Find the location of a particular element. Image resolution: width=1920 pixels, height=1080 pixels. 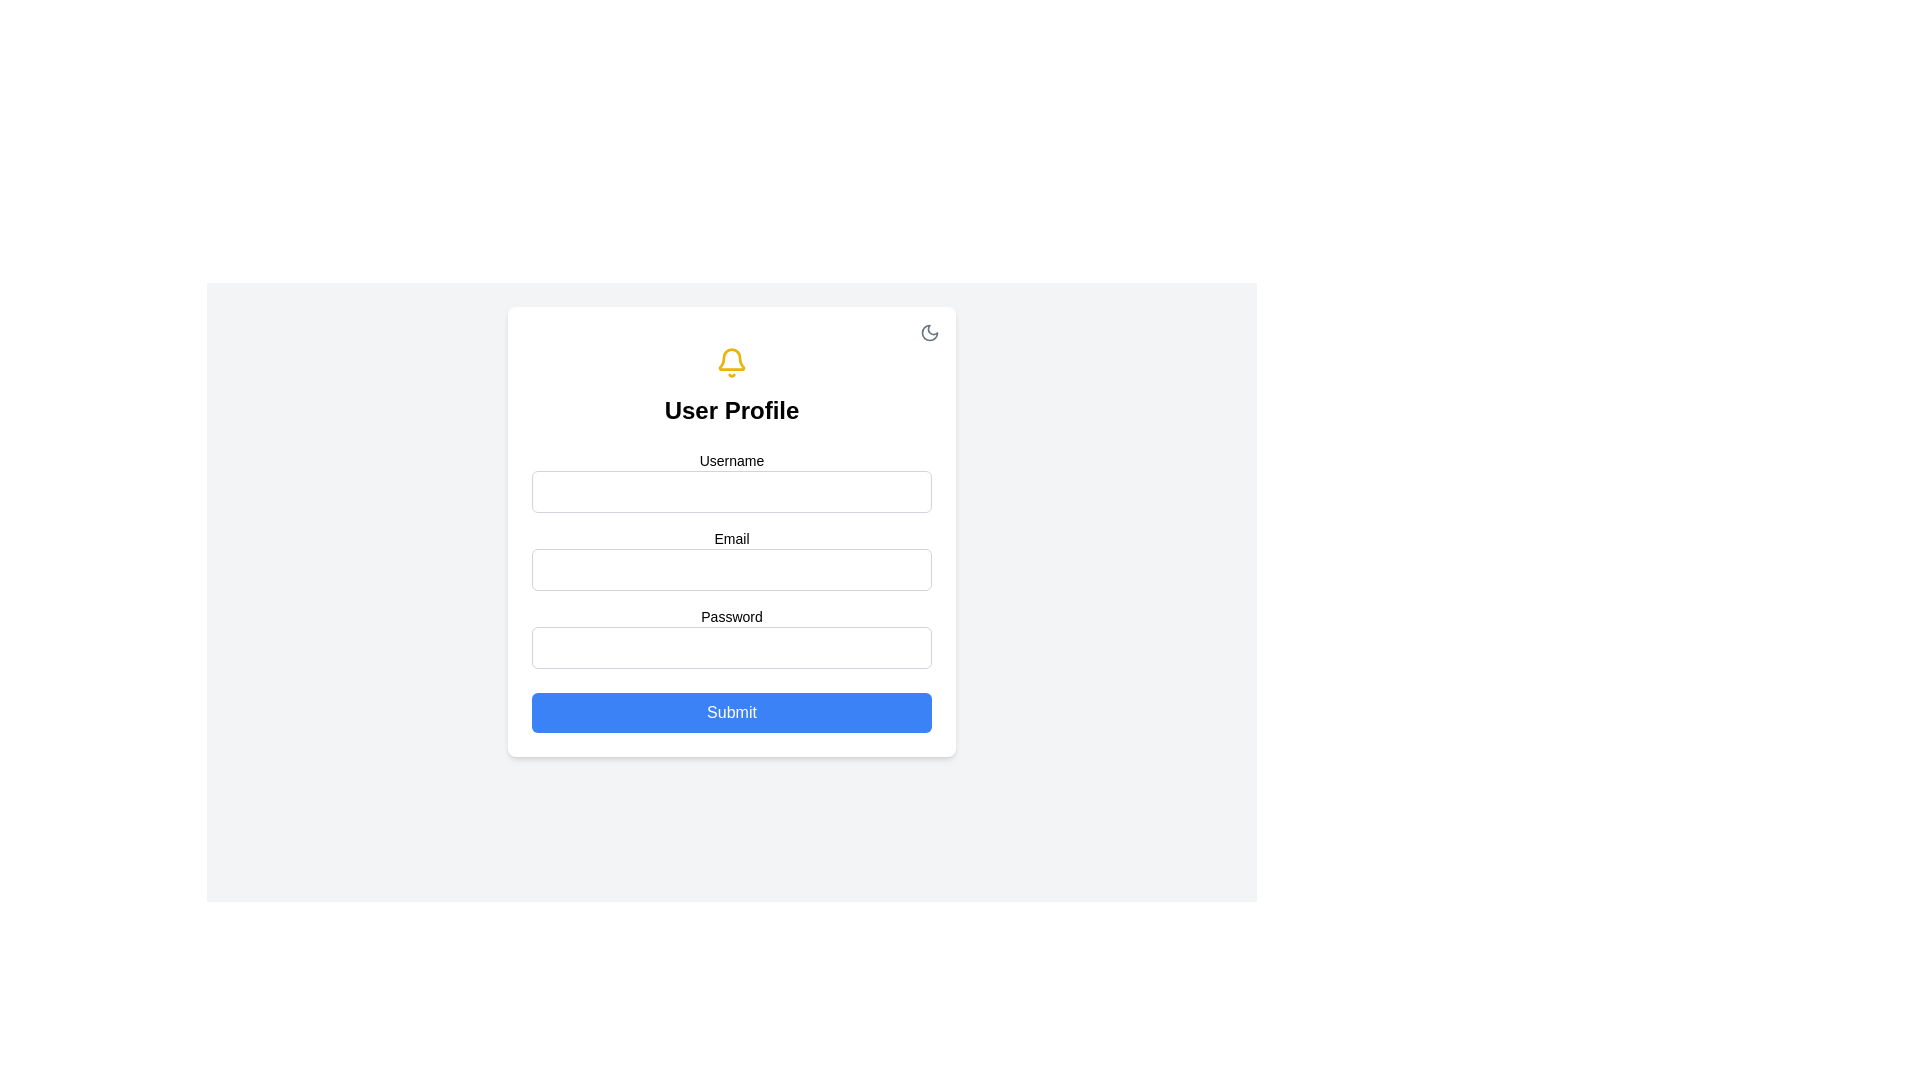

the email label, which indicates that the user should enter their email address into the associated text input box, located in the user profile form is located at coordinates (730, 531).